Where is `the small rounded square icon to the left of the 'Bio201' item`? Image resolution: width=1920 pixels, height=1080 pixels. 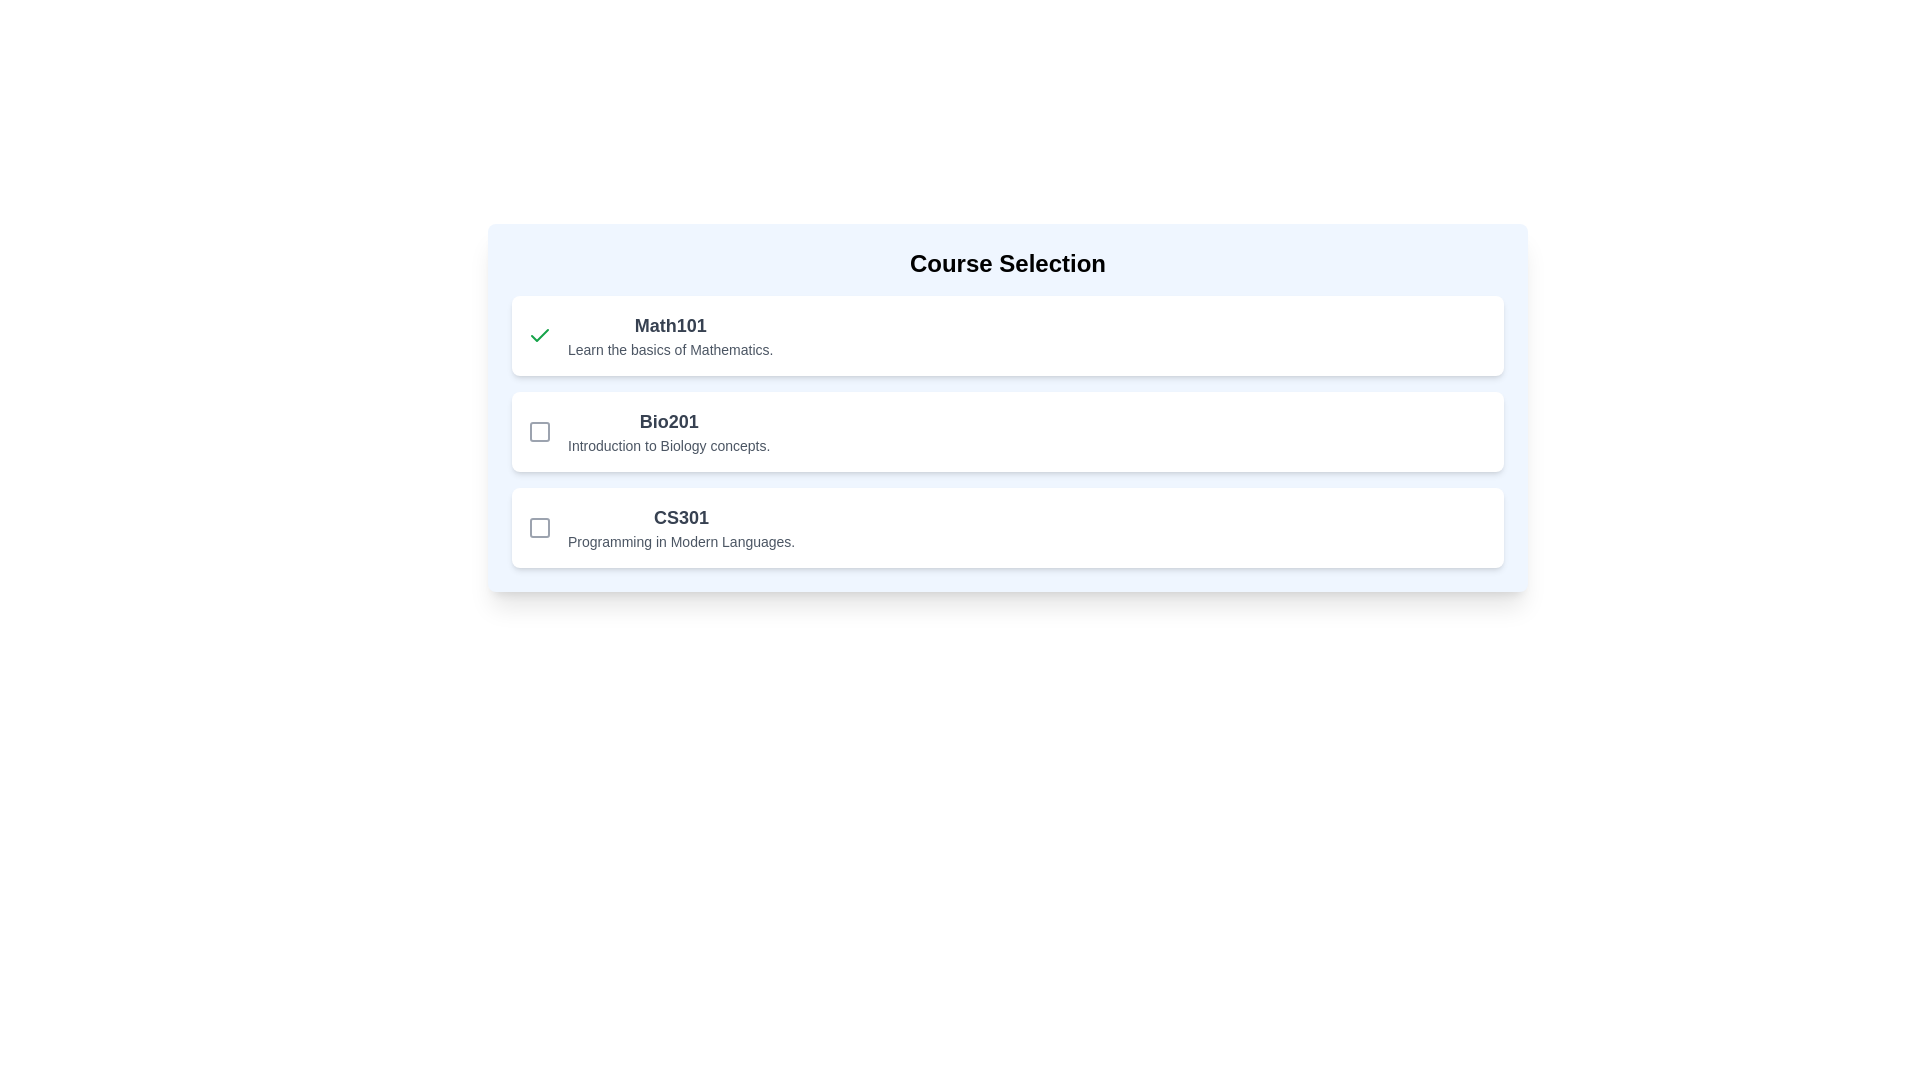
the small rounded square icon to the left of the 'Bio201' item is located at coordinates (539, 431).